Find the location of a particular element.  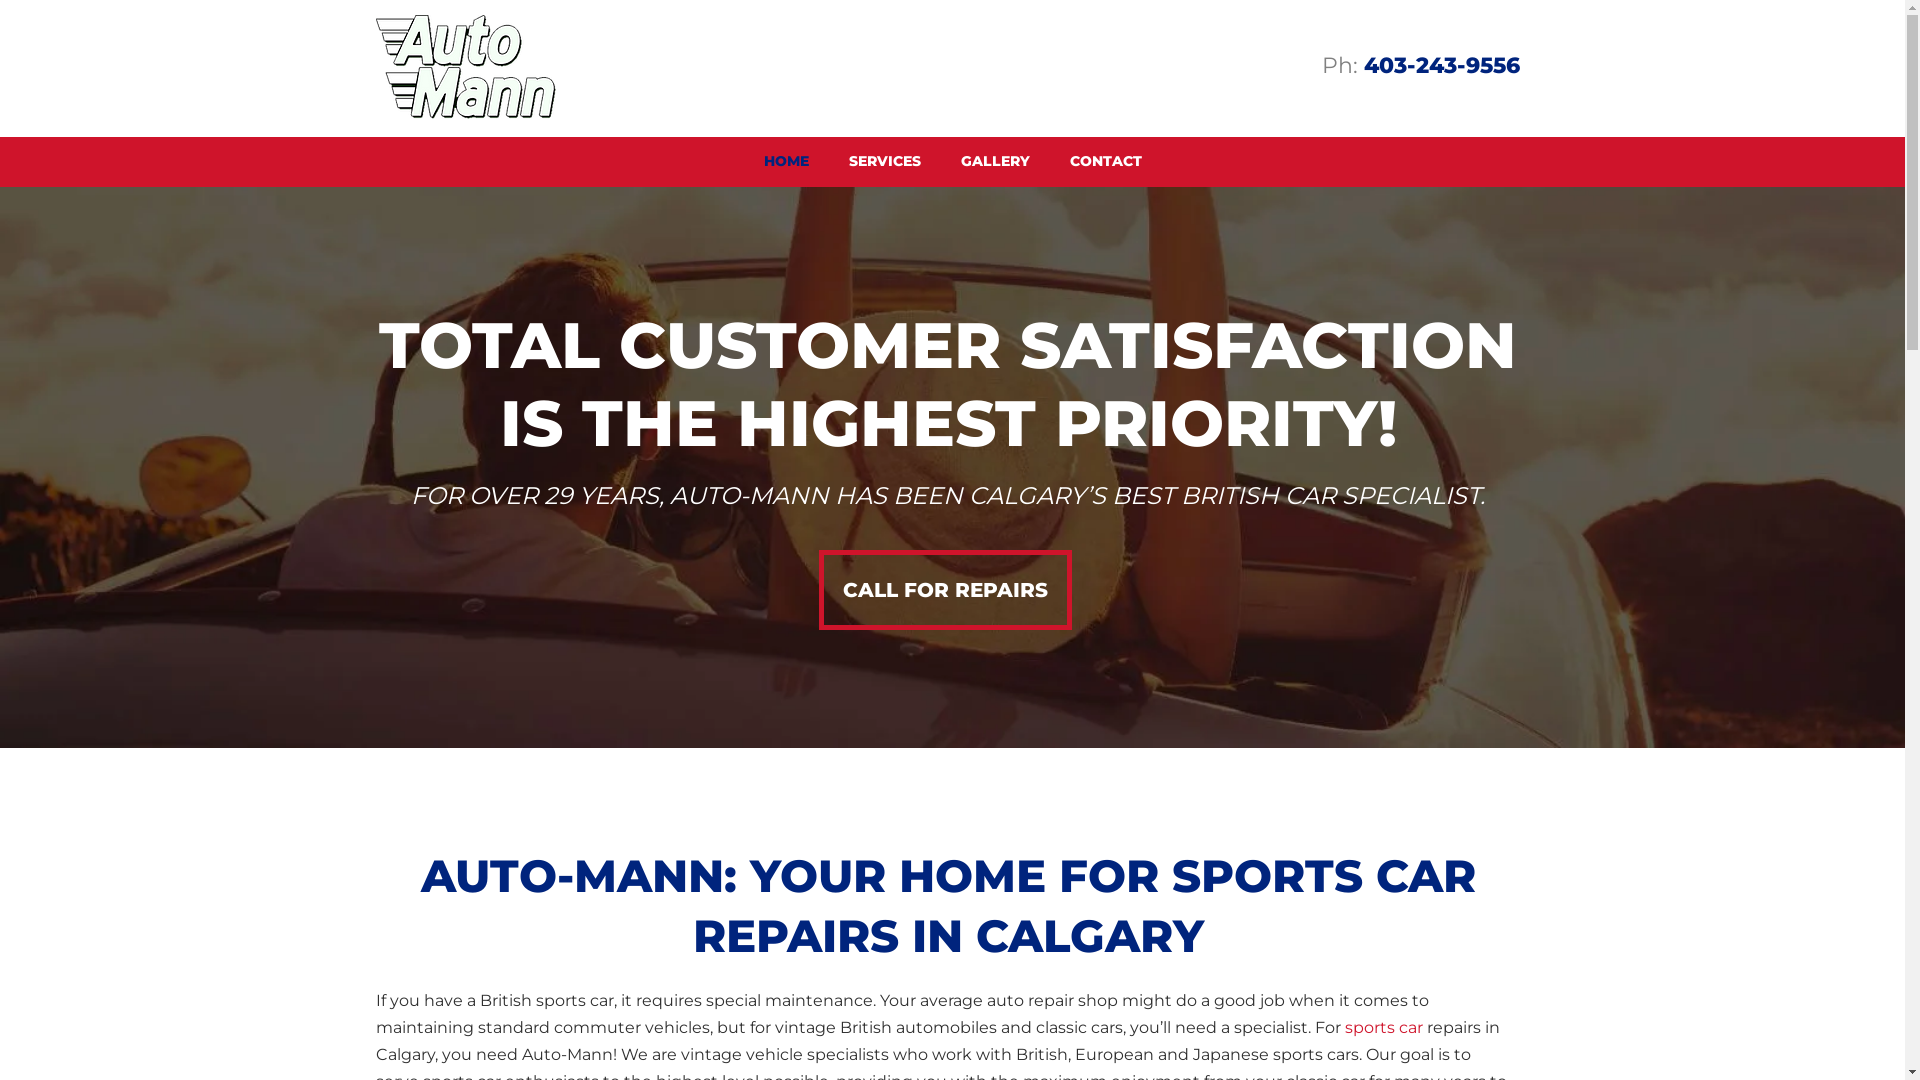

'CALL FOR REPAIRS' is located at coordinates (943, 589).